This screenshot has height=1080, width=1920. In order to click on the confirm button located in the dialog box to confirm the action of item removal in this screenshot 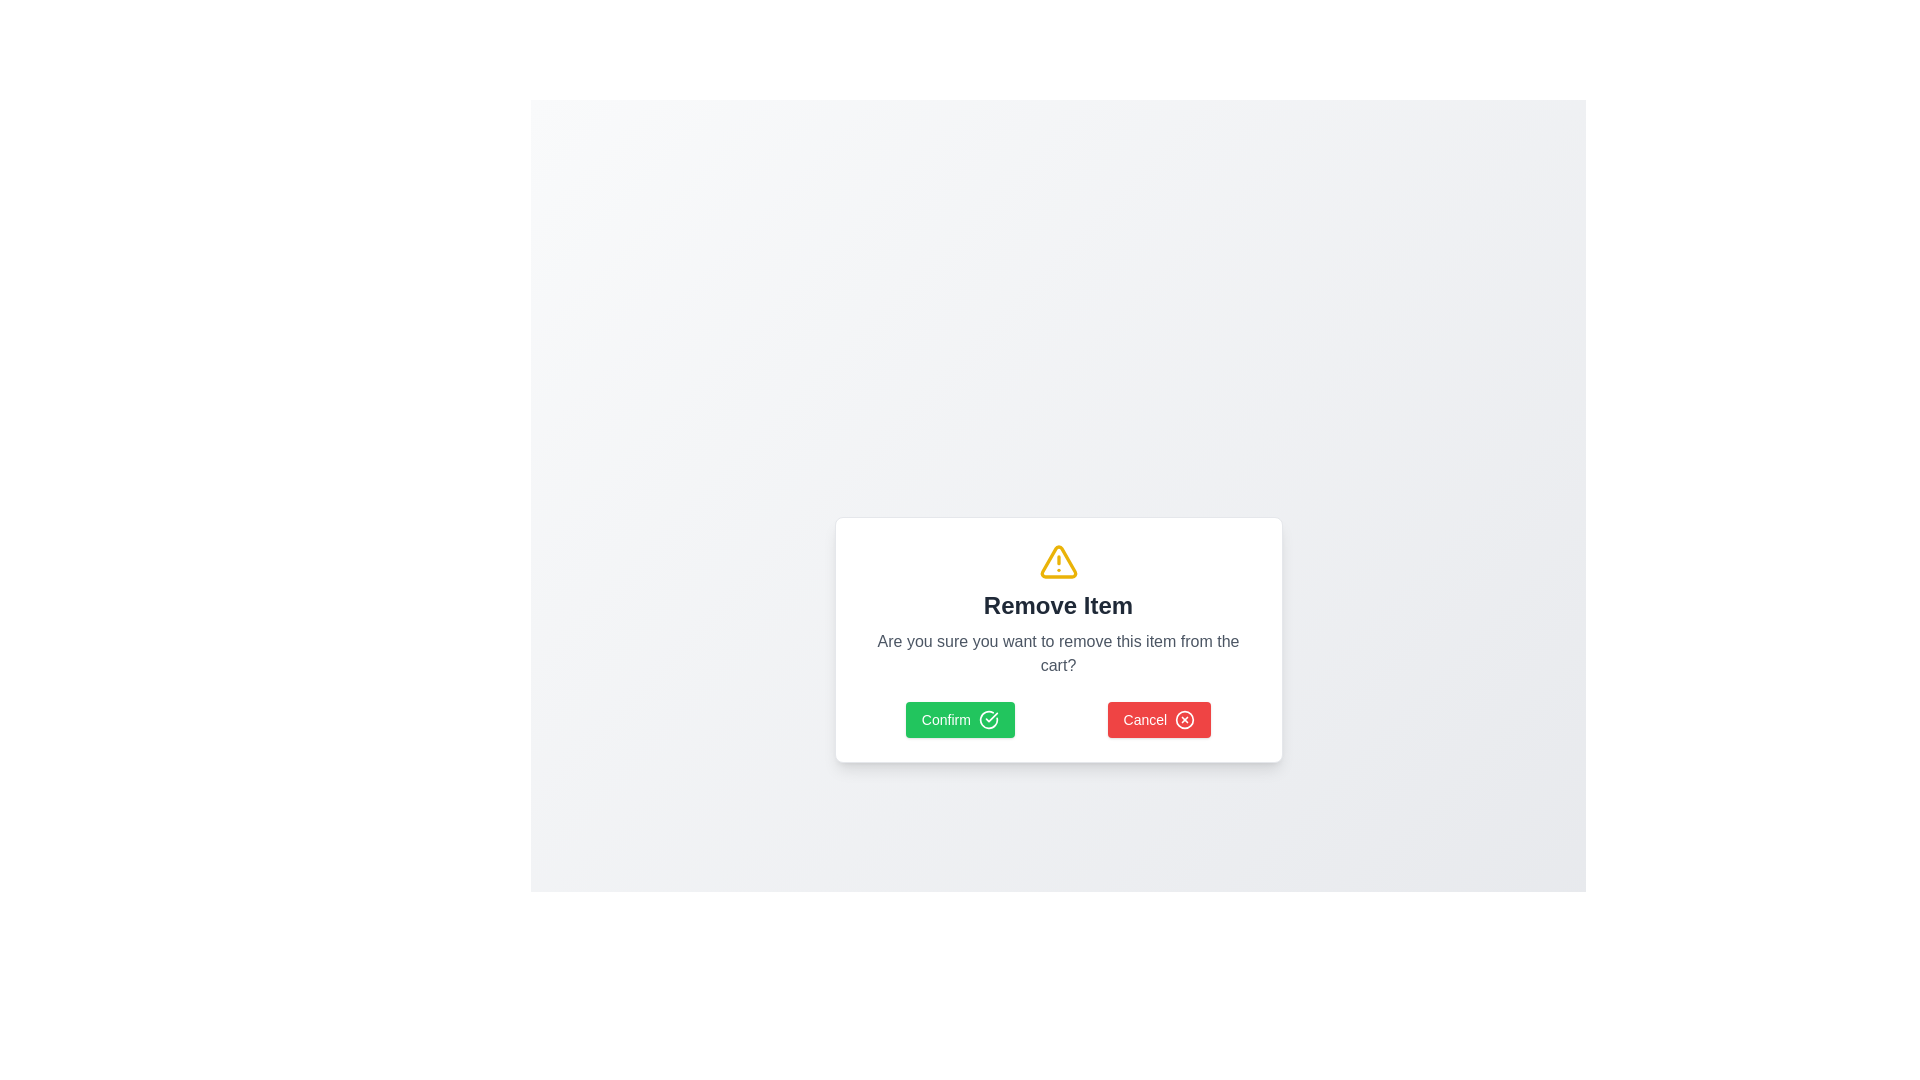, I will do `click(960, 720)`.